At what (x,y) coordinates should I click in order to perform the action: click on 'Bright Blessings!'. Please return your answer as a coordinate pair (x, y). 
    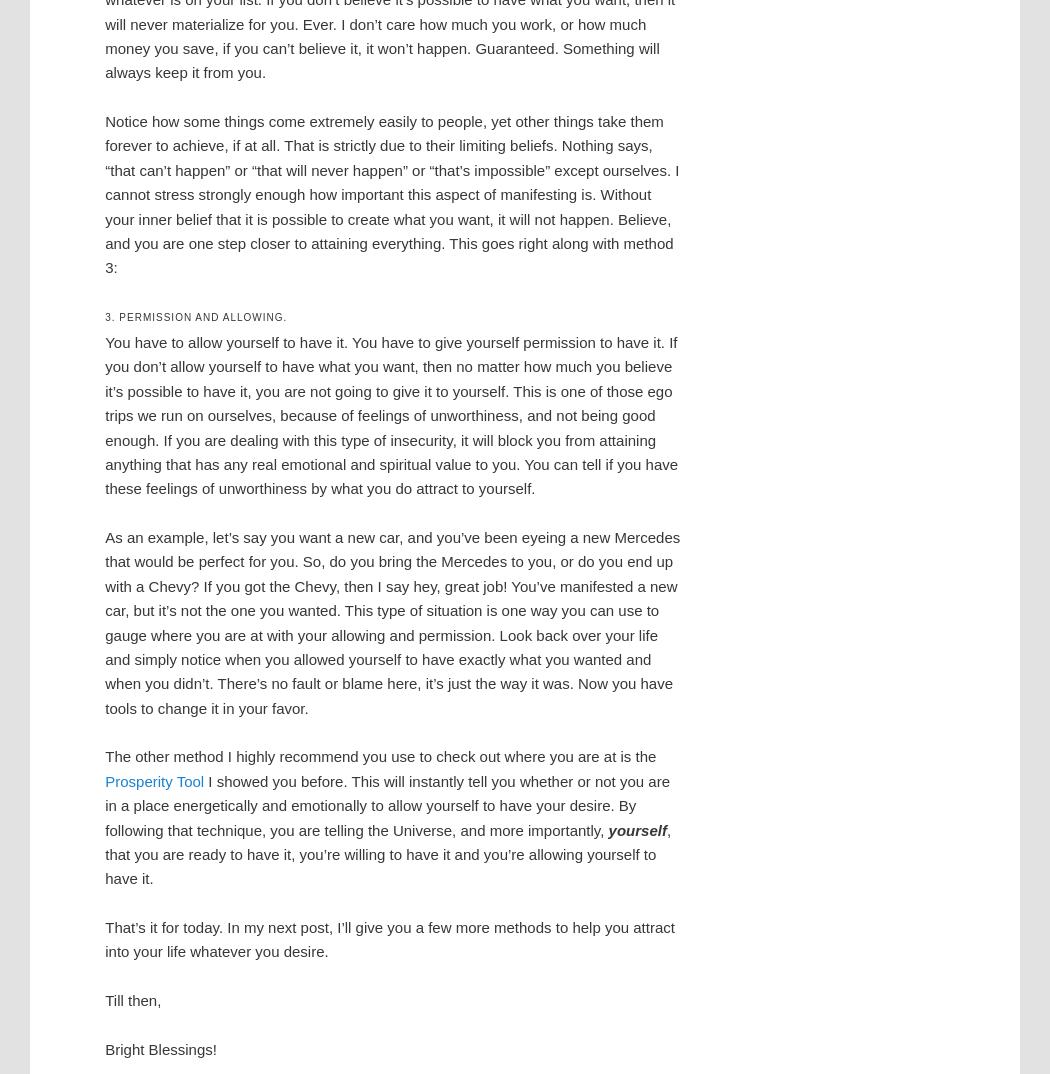
    Looking at the image, I should click on (160, 1048).